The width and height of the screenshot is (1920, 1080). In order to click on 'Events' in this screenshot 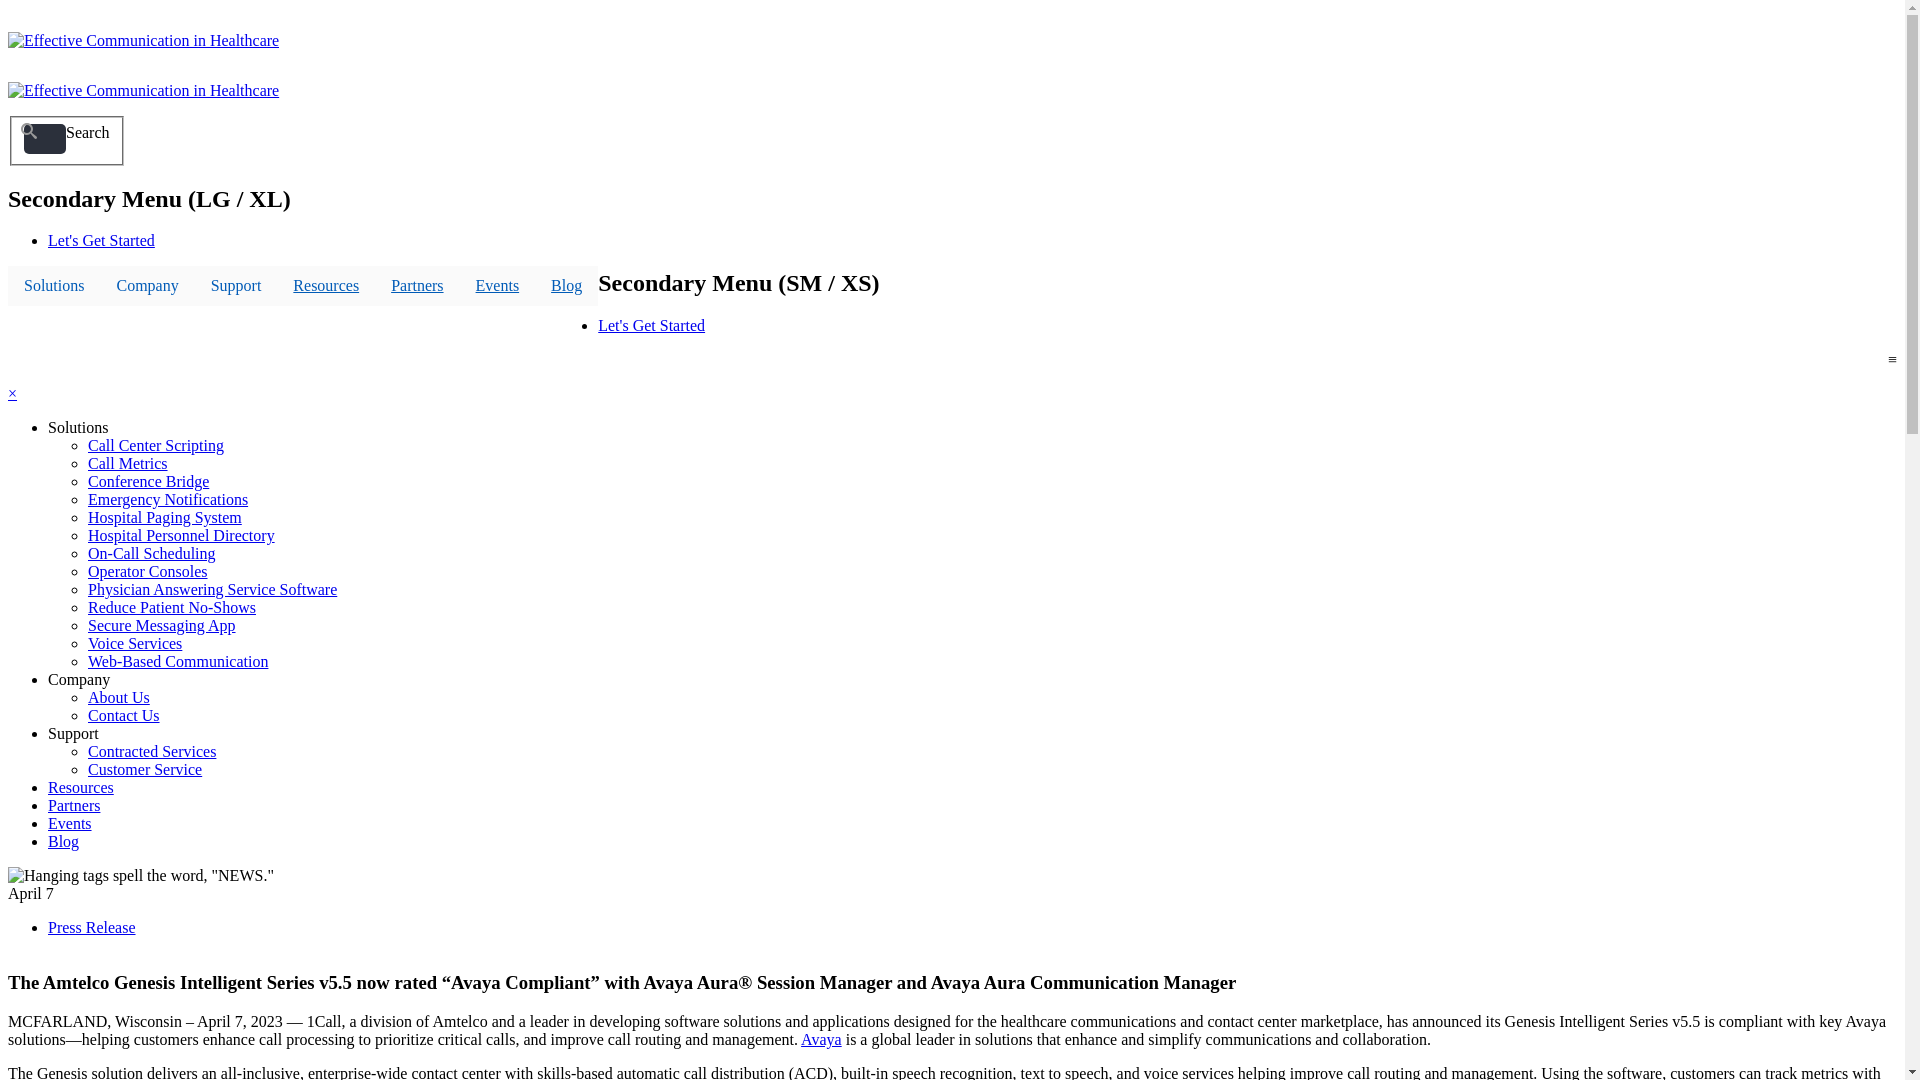, I will do `click(498, 285)`.